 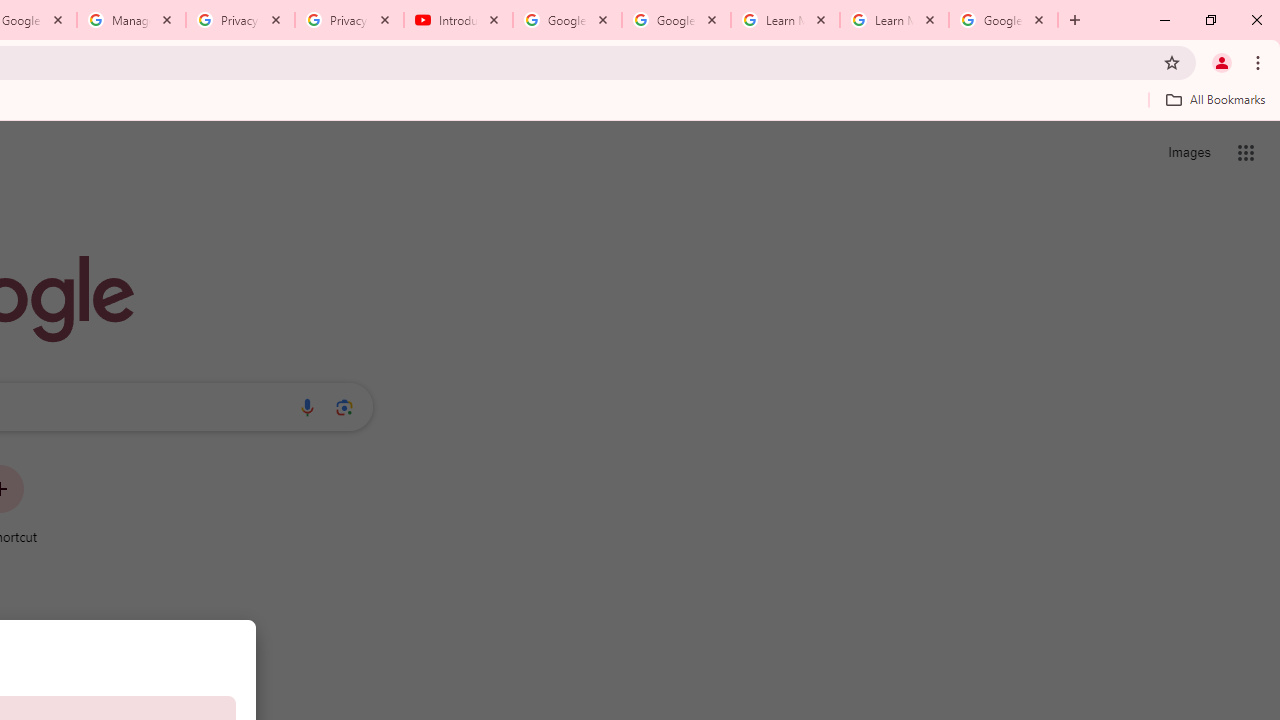 What do you see at coordinates (1214, 99) in the screenshot?
I see `'All Bookmarks'` at bounding box center [1214, 99].